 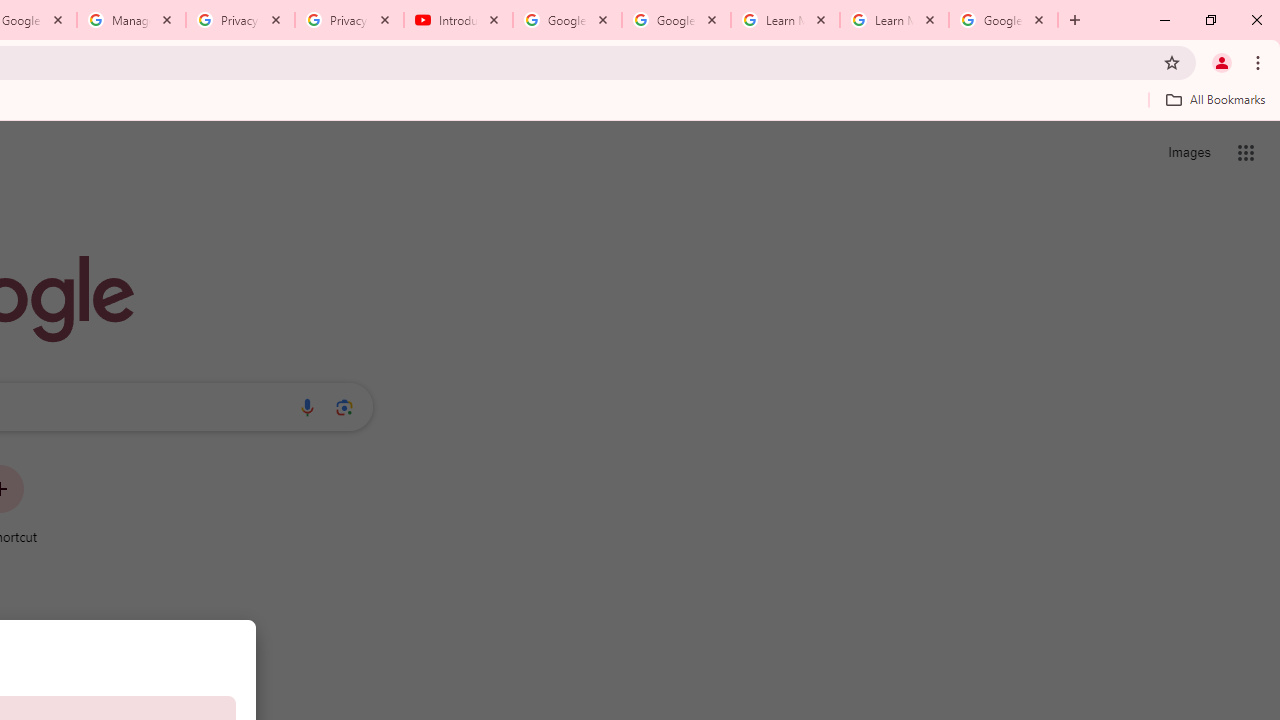 What do you see at coordinates (1214, 99) in the screenshot?
I see `'All Bookmarks'` at bounding box center [1214, 99].